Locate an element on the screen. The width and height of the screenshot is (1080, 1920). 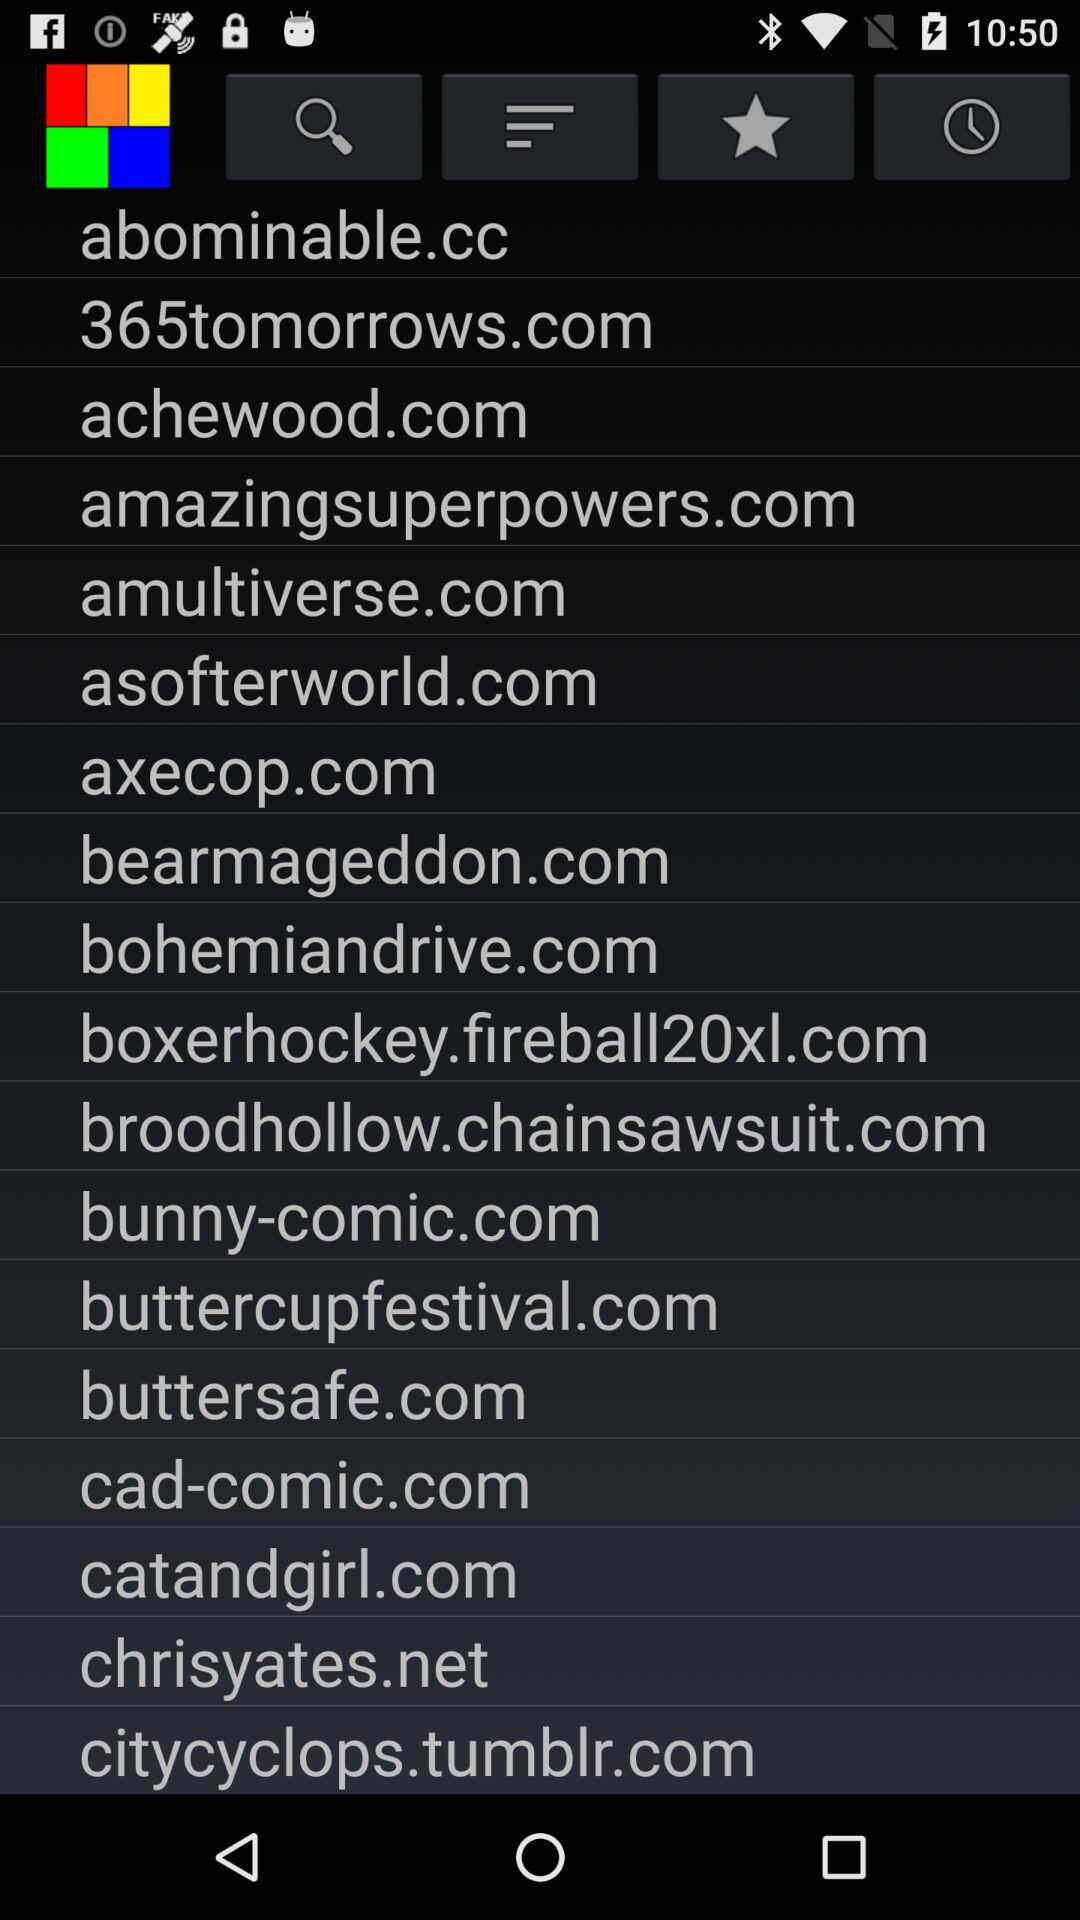
the search icon is located at coordinates (323, 133).